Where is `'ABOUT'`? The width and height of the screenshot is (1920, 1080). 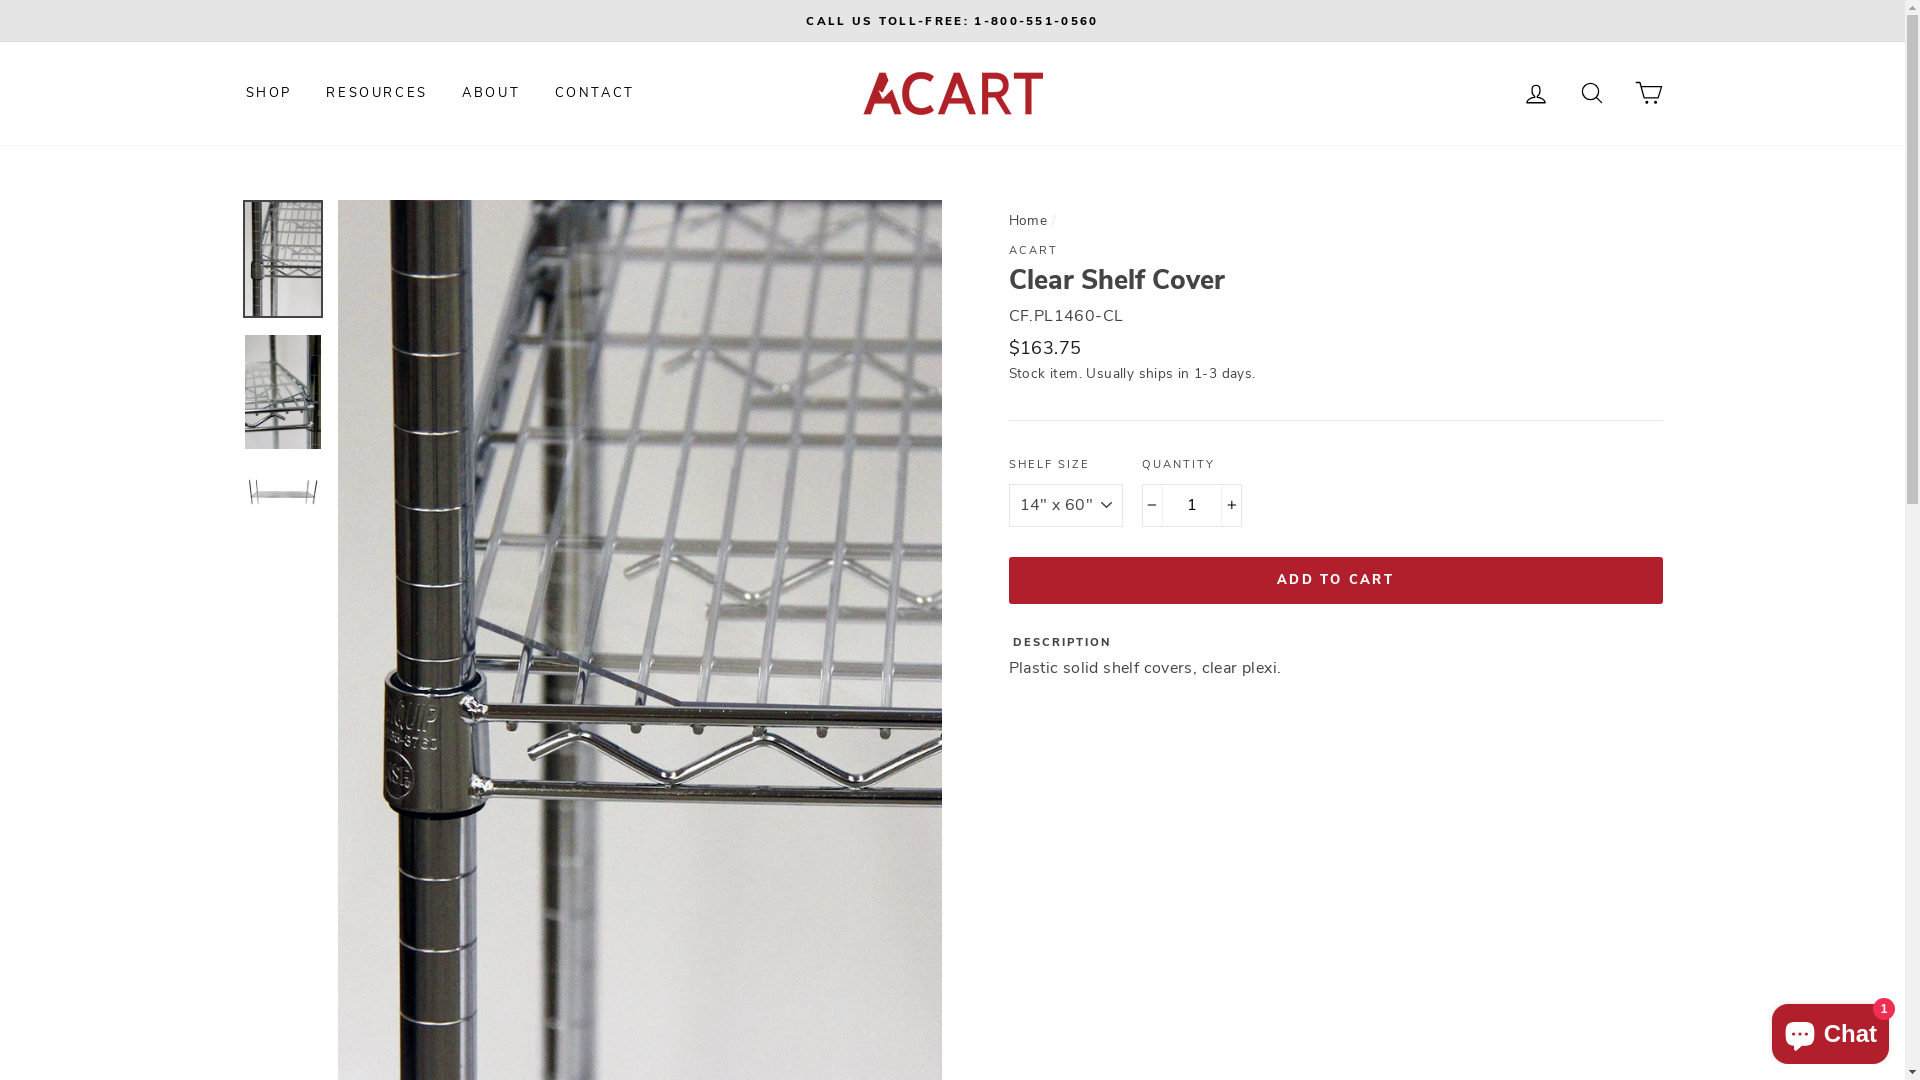 'ABOUT' is located at coordinates (490, 92).